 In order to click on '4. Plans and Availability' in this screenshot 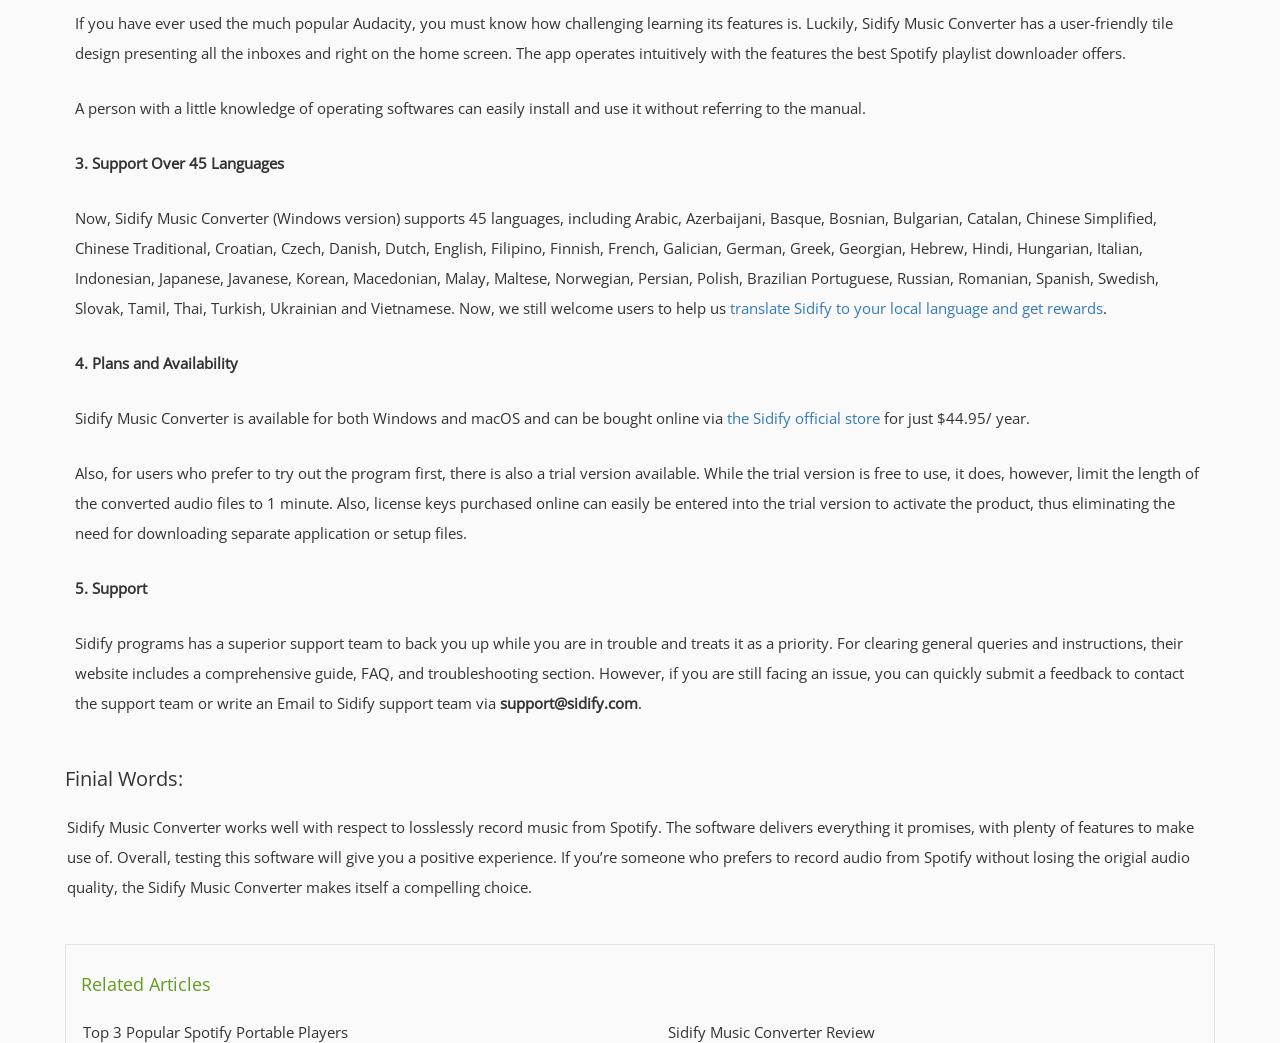, I will do `click(75, 361)`.